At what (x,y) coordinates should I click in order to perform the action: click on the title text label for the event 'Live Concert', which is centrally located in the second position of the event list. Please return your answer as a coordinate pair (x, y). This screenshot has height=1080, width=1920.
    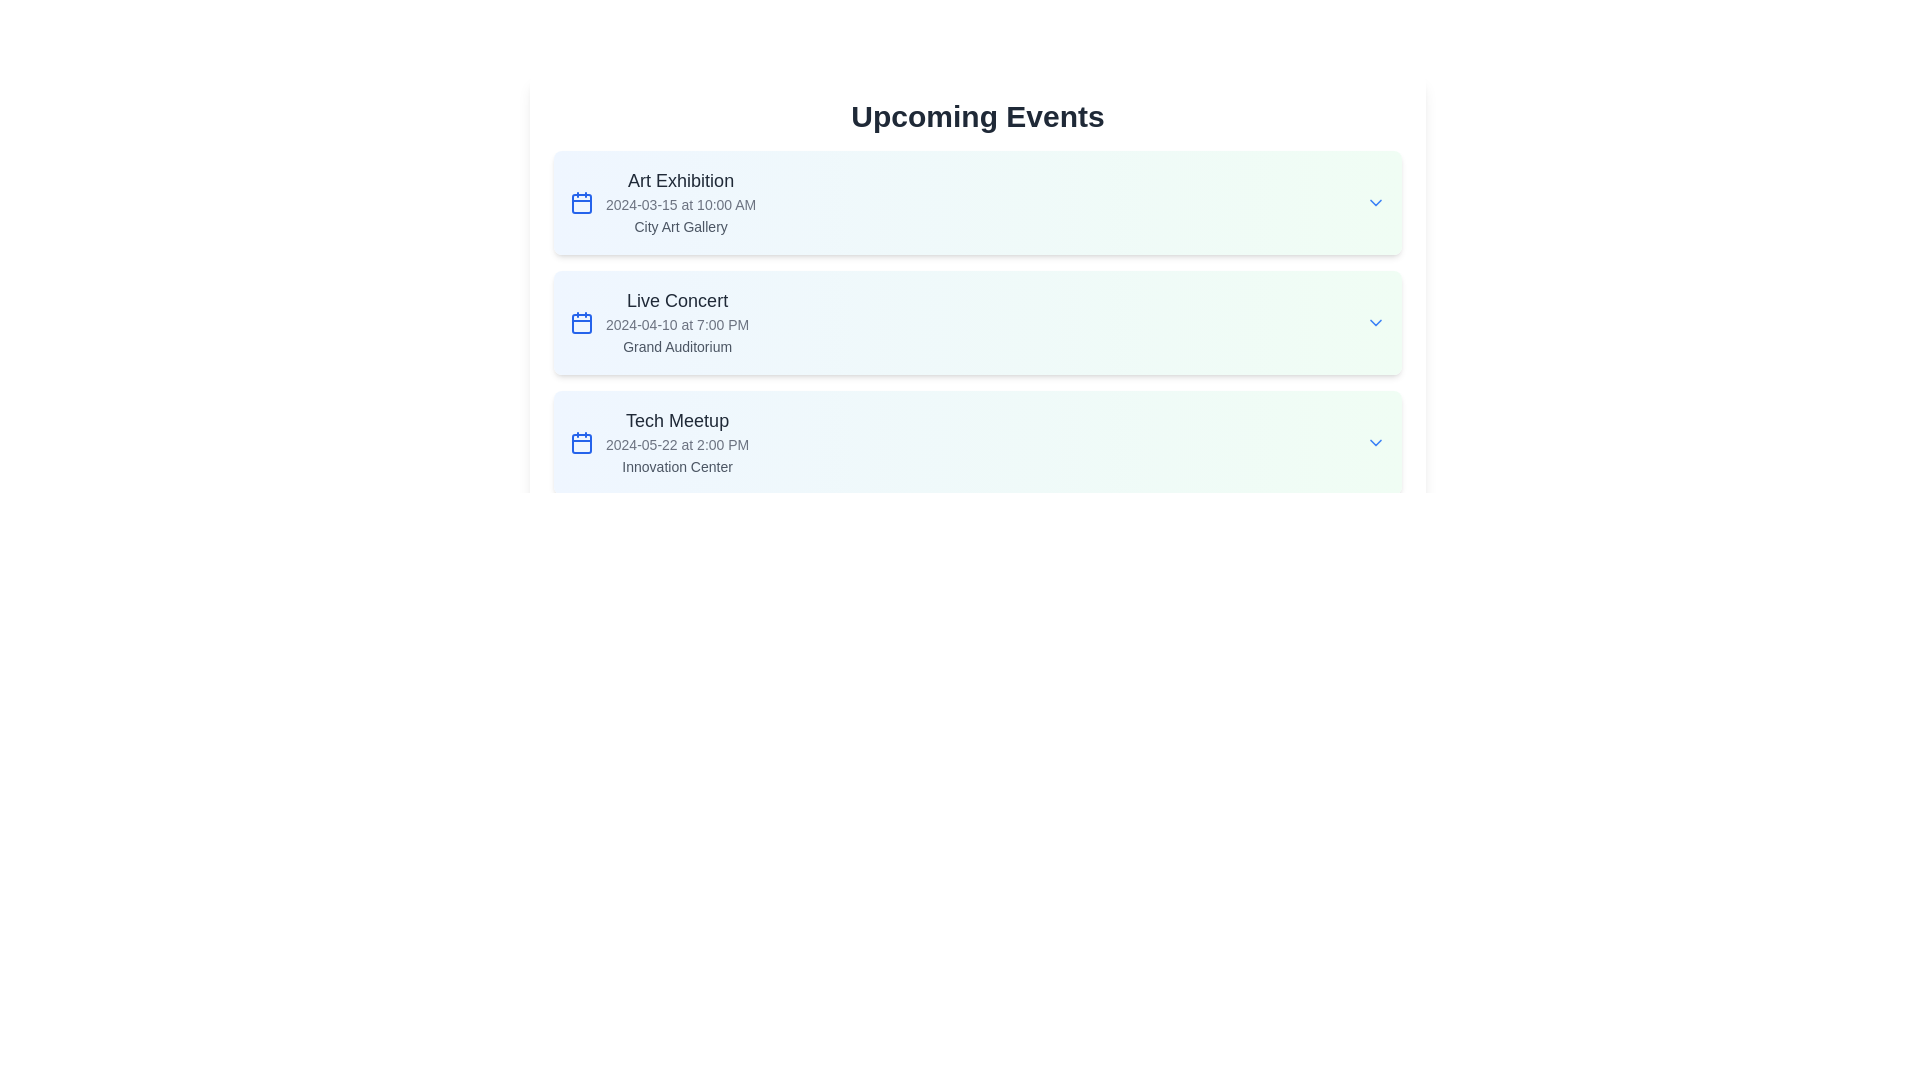
    Looking at the image, I should click on (677, 300).